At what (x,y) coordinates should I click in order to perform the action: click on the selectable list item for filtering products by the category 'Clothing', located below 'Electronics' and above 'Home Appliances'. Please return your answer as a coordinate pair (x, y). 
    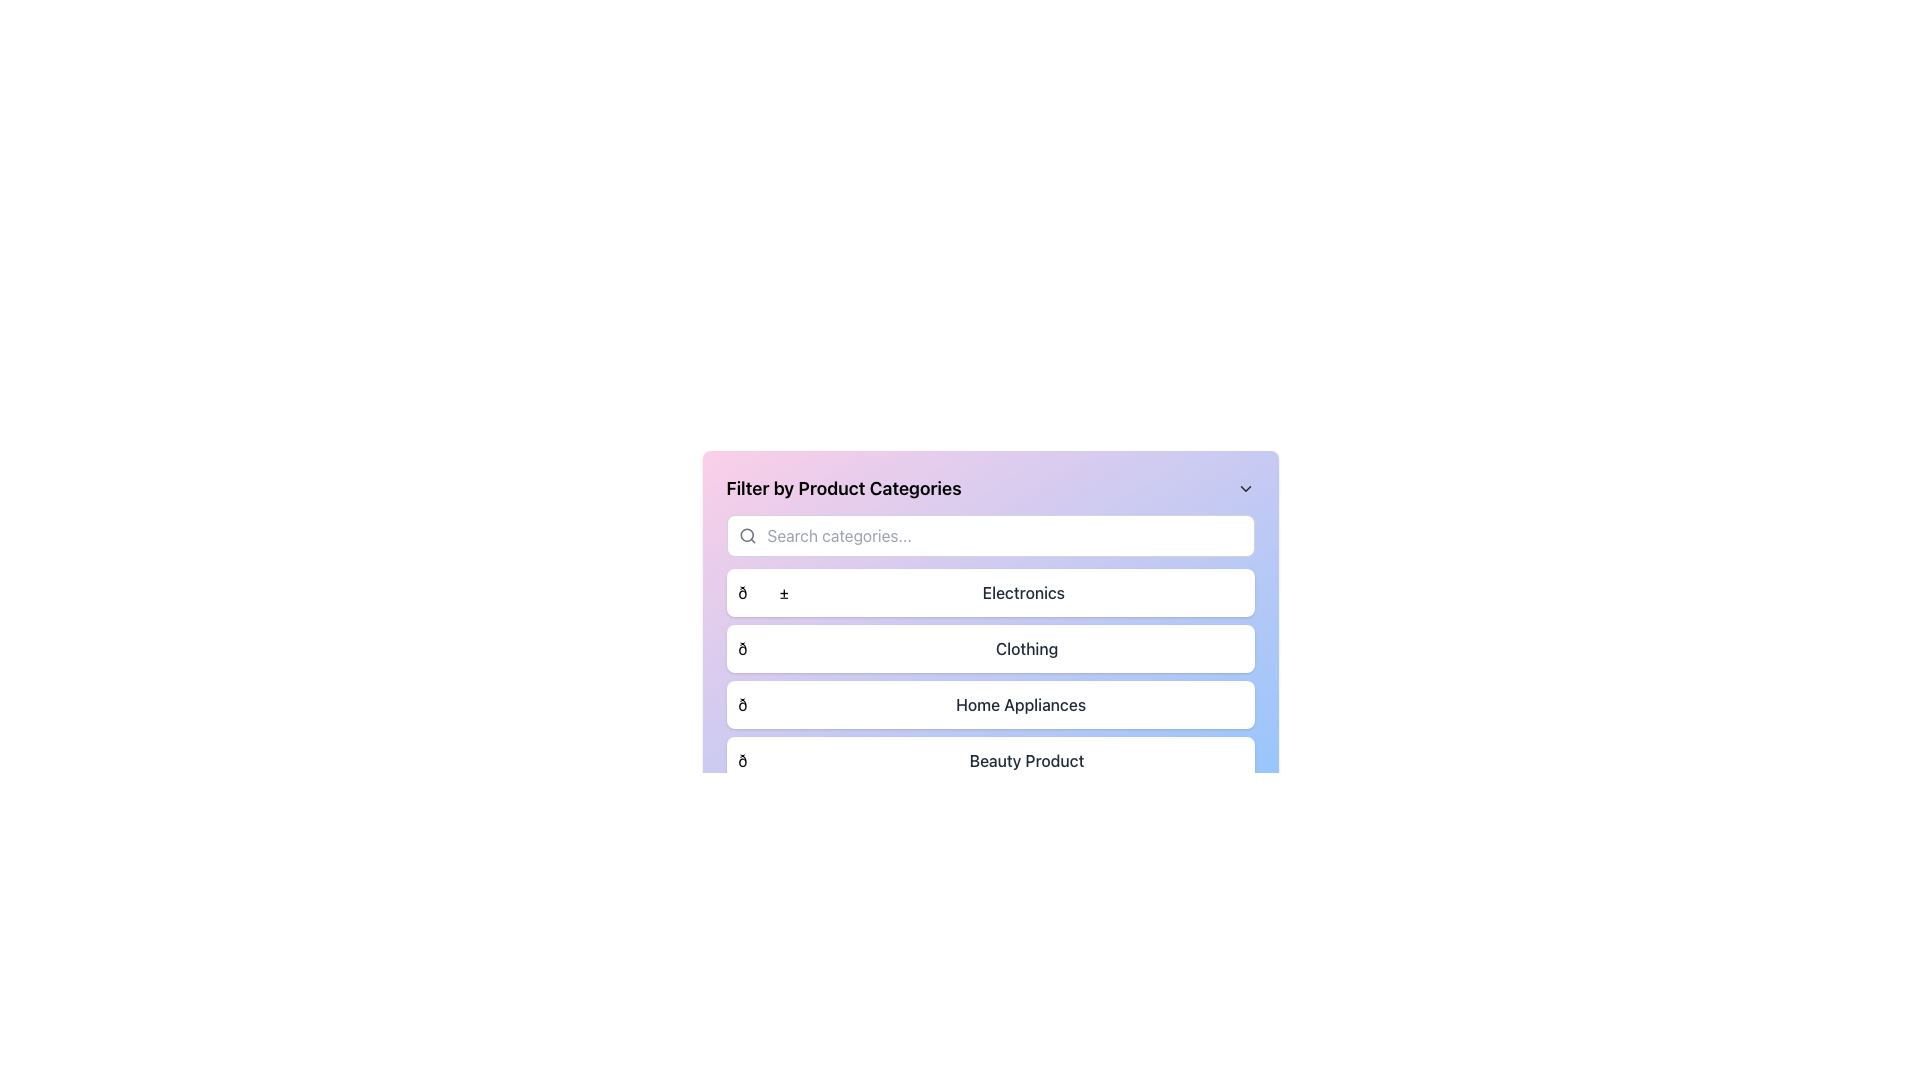
    Looking at the image, I should click on (990, 648).